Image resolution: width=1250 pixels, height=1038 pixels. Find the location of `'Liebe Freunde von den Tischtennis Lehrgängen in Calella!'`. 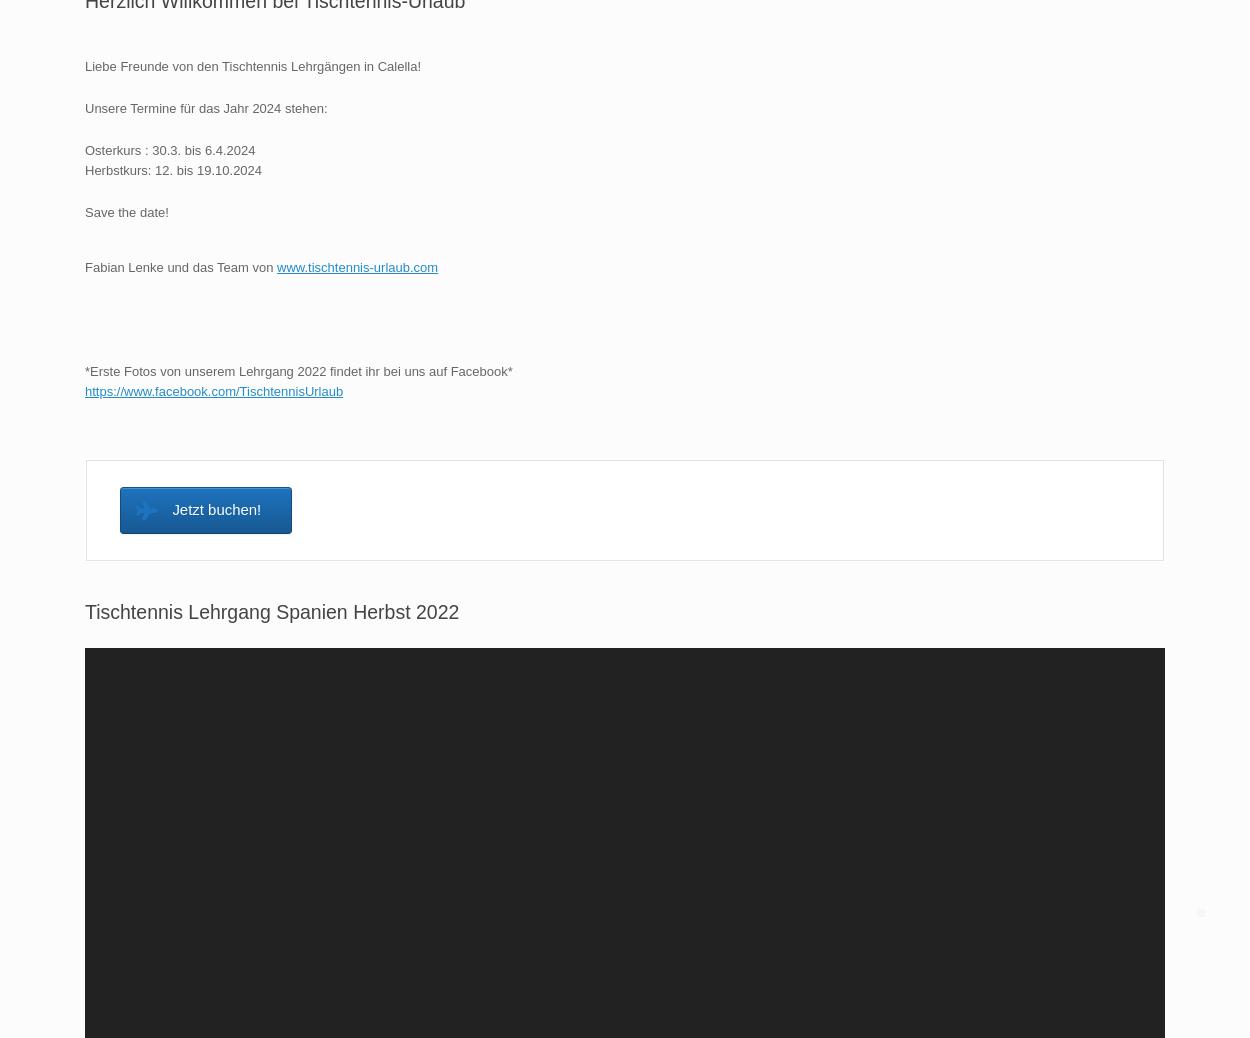

'Liebe Freunde von den Tischtennis Lehrgängen in Calella!' is located at coordinates (253, 65).